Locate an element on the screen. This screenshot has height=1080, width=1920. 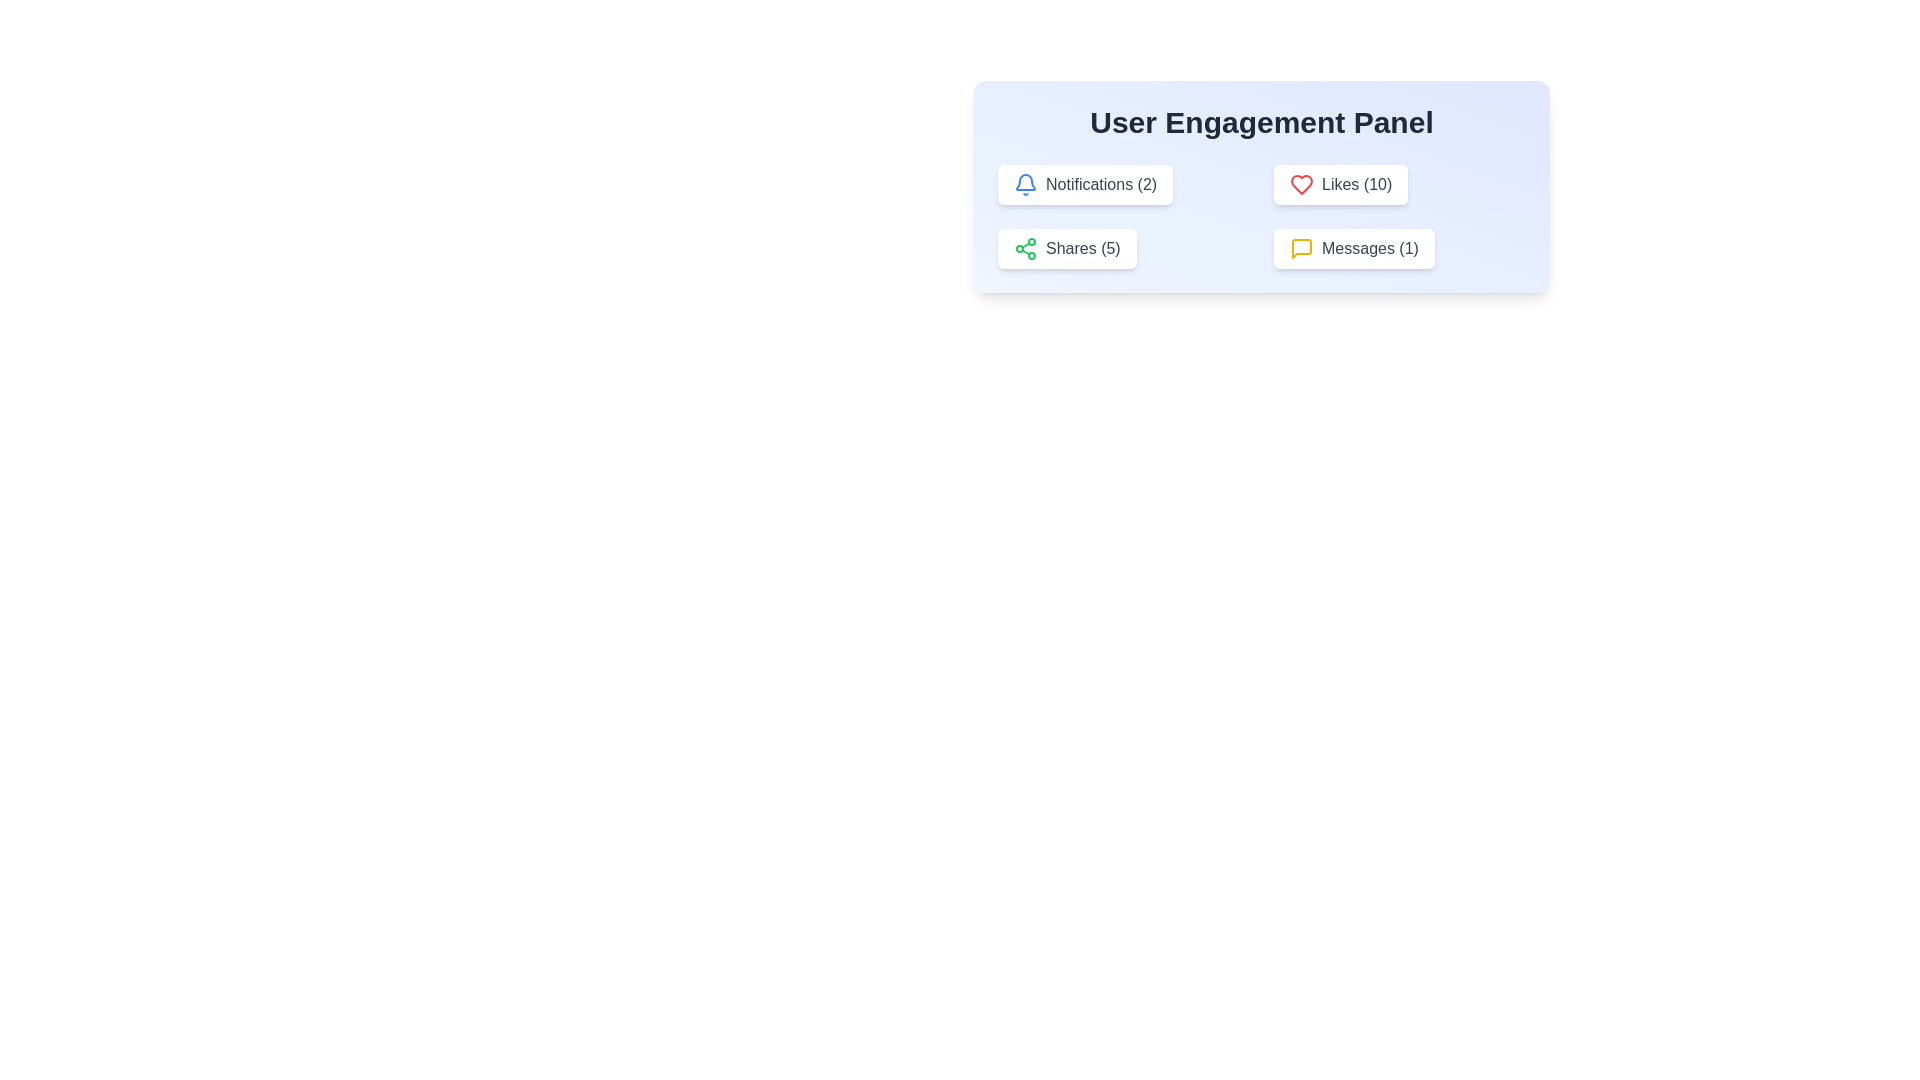
the 'Messages (1)' text label, which is styled with a dark gray font and located next to a yellow speech bubble icon in the bottom-right cell of the User Engagement Panel is located at coordinates (1369, 248).